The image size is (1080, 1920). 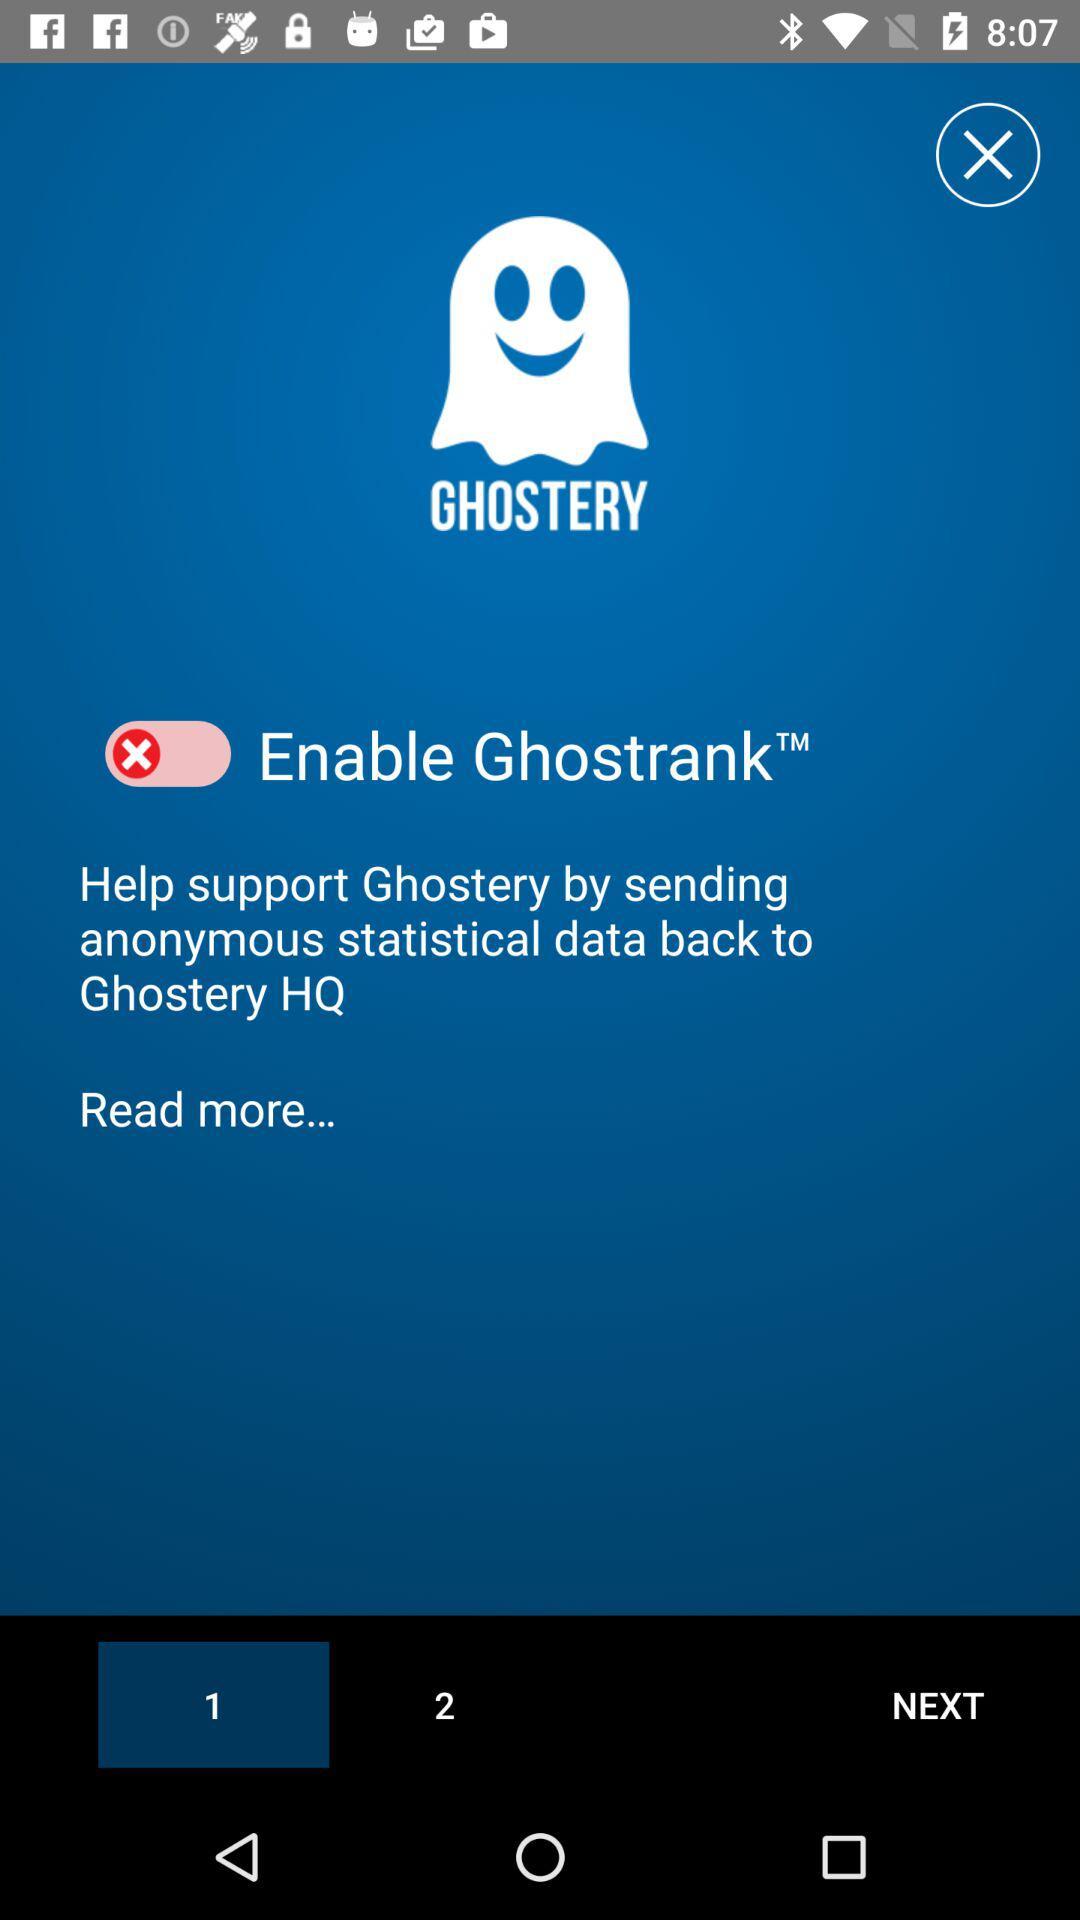 I want to click on 2, so click(x=443, y=1703).